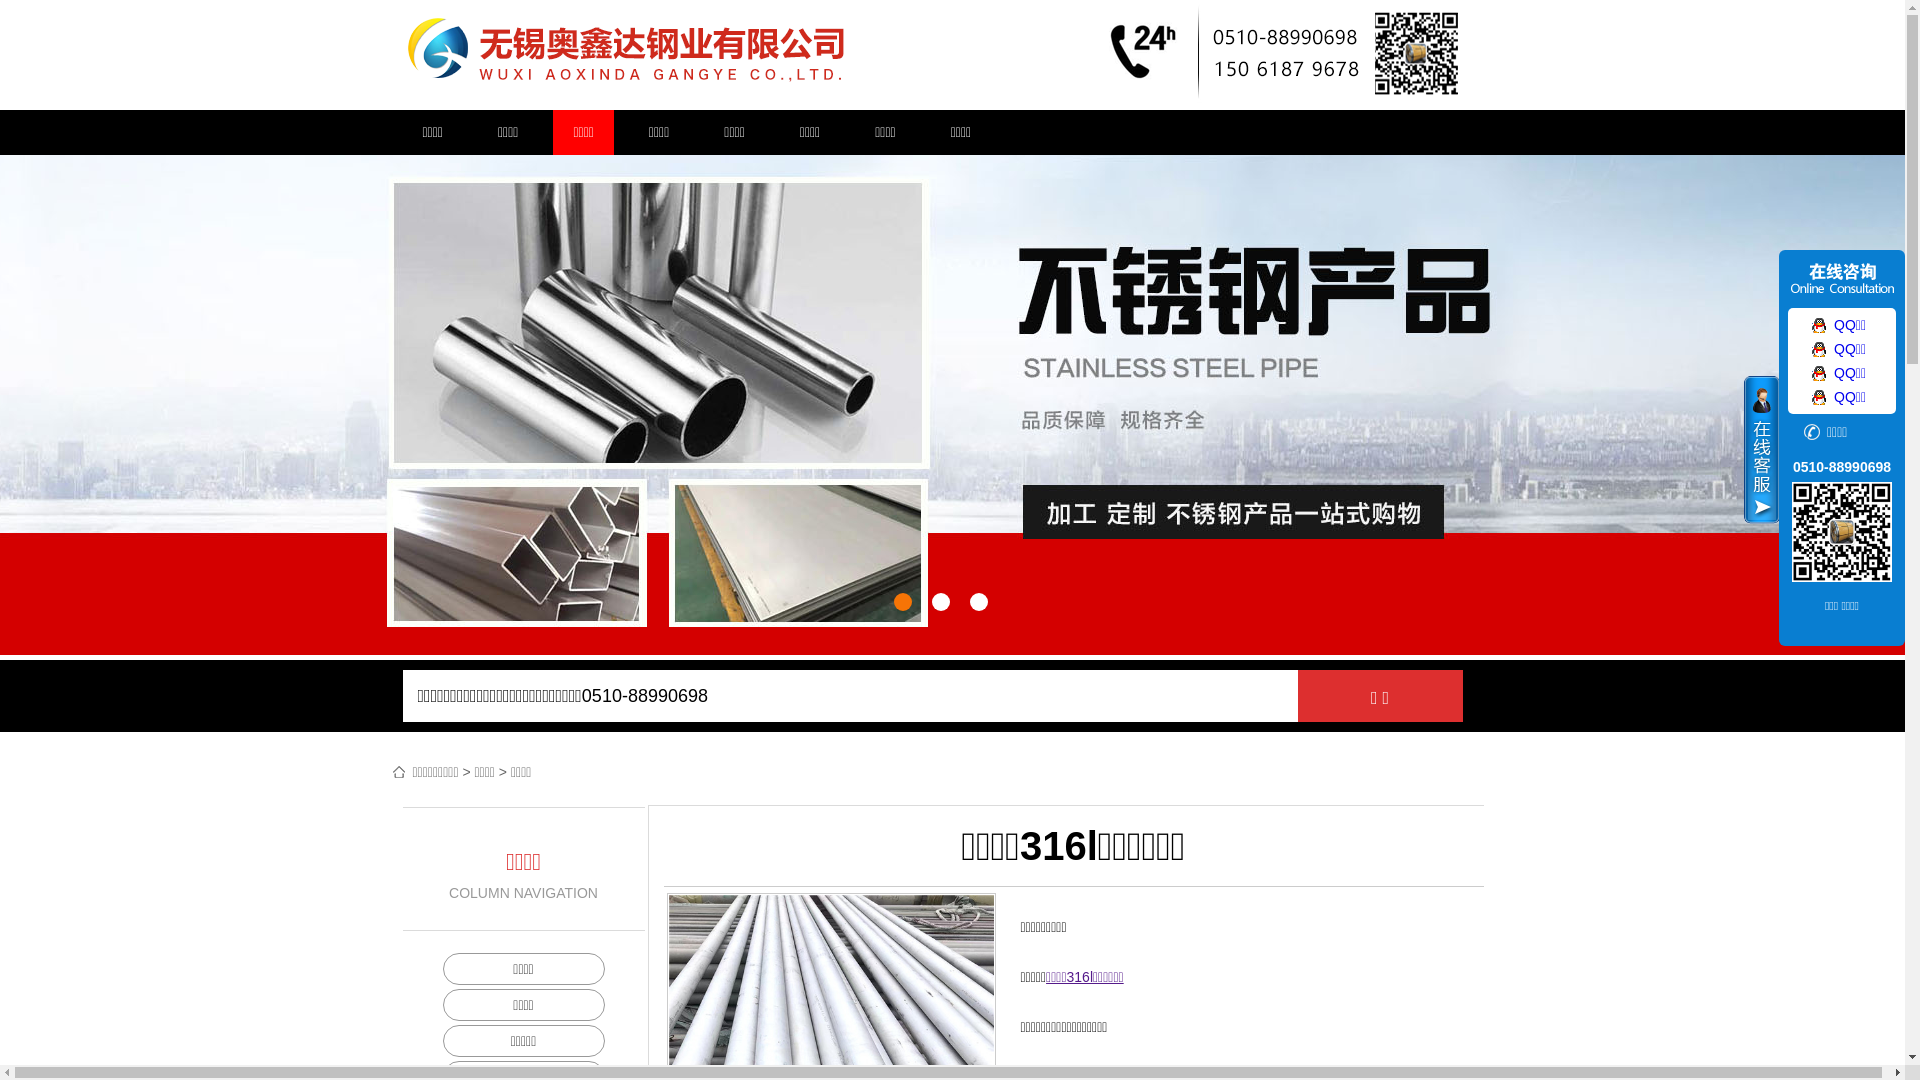  I want to click on '2', so click(939, 600).